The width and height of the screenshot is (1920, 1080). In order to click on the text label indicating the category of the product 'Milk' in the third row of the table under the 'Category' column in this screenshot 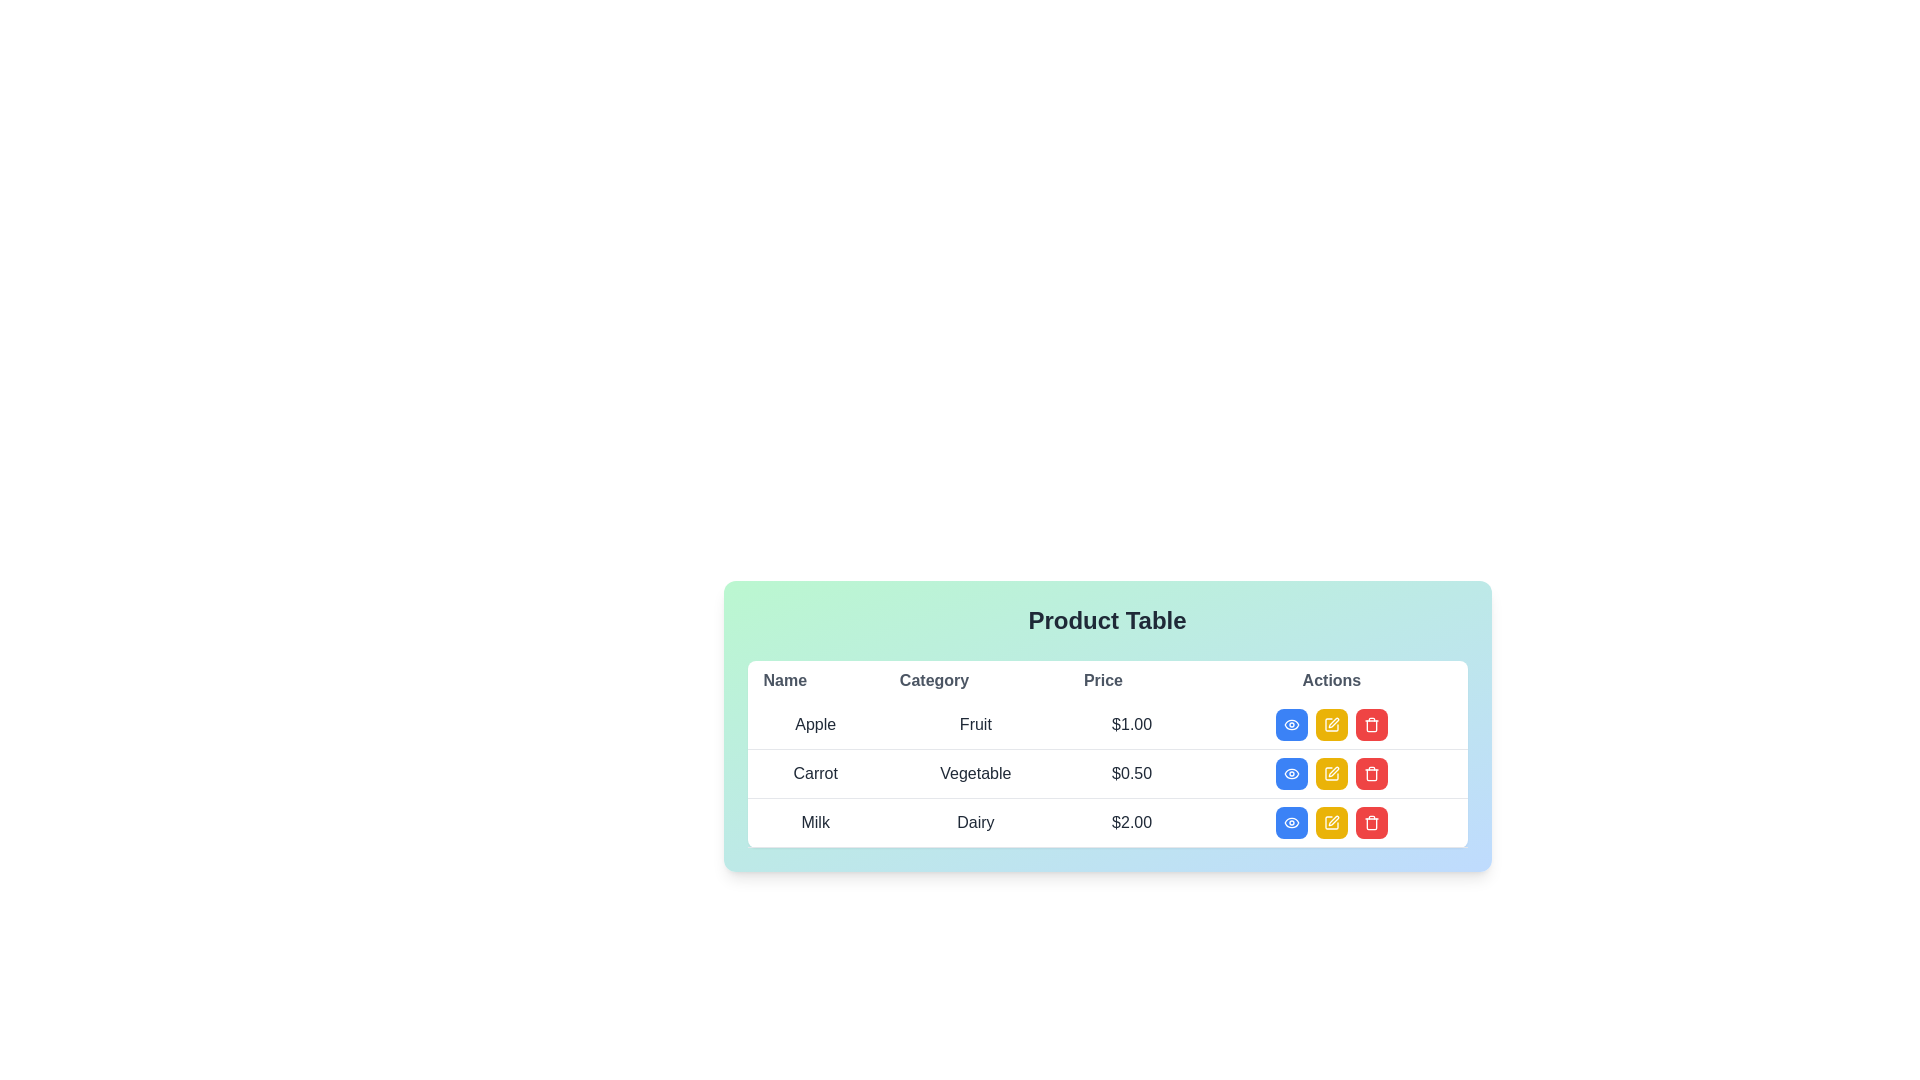, I will do `click(975, 822)`.